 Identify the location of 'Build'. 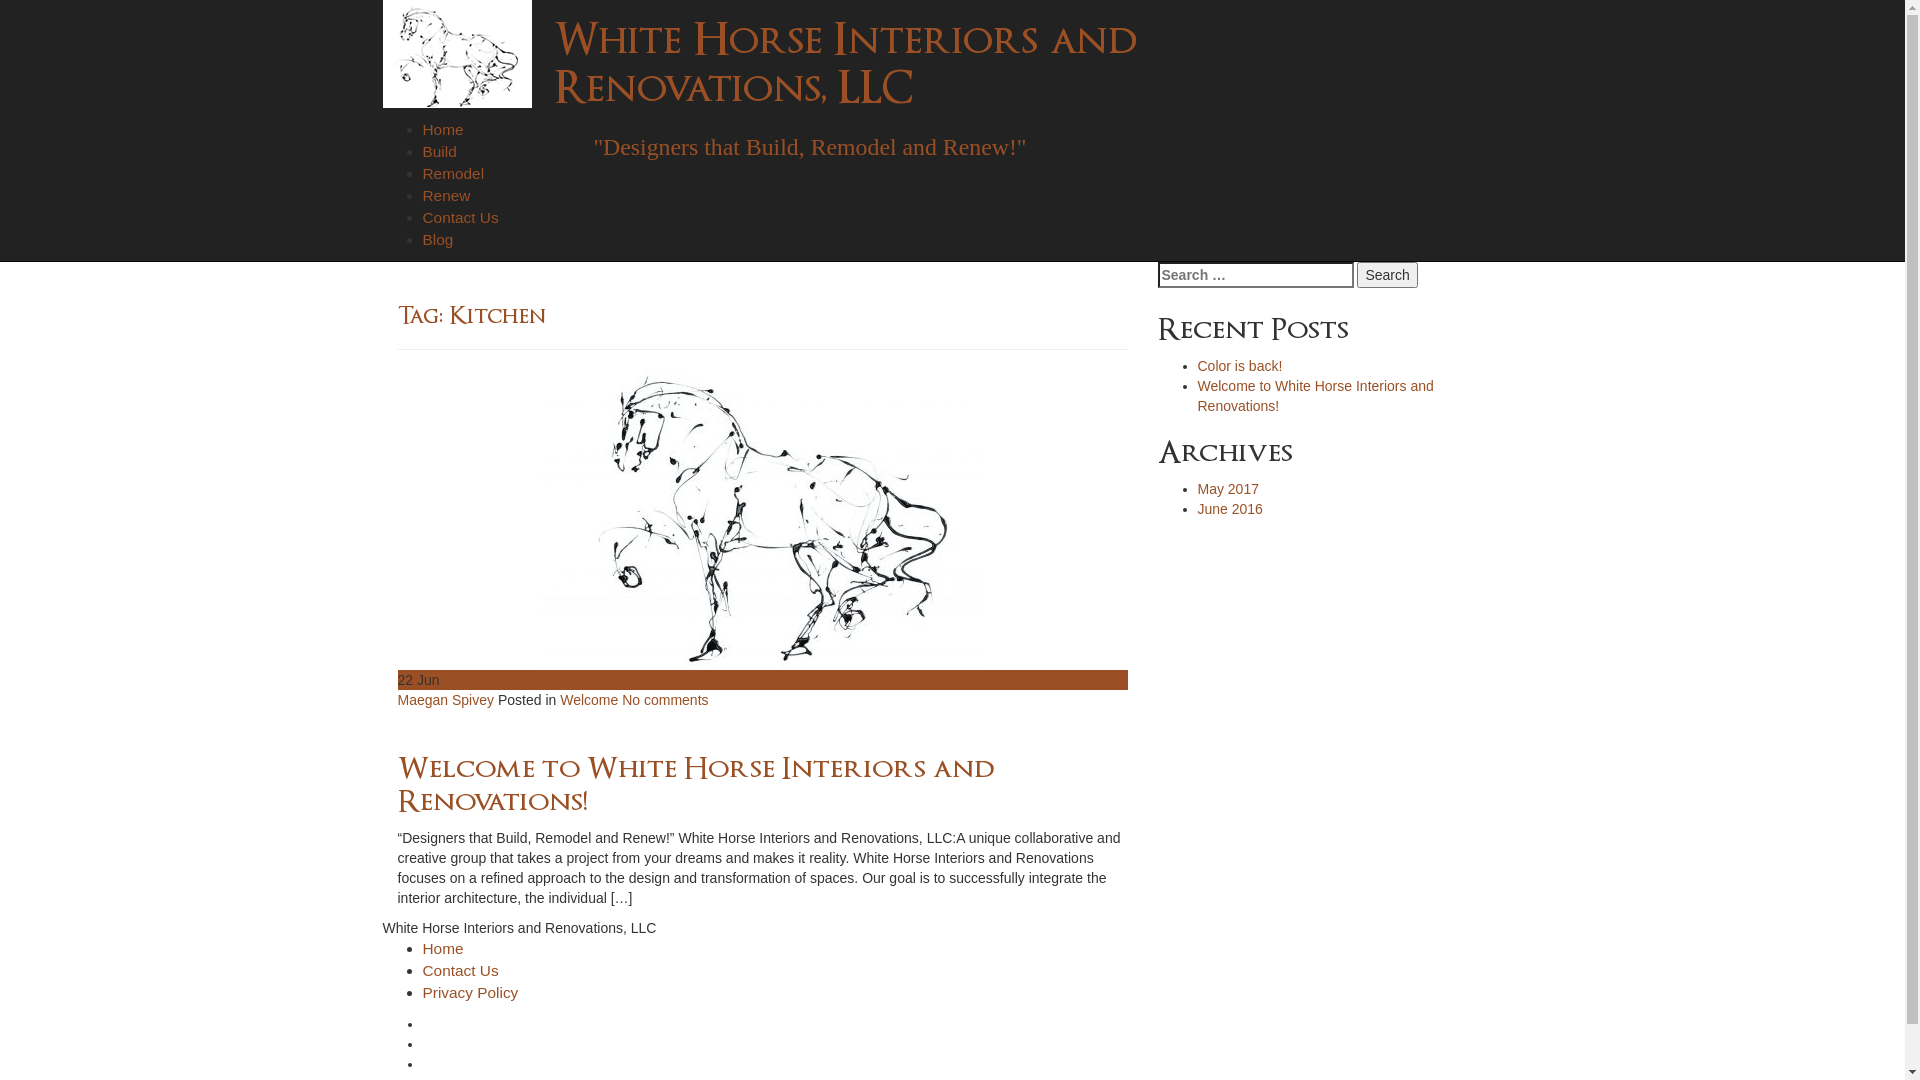
(437, 150).